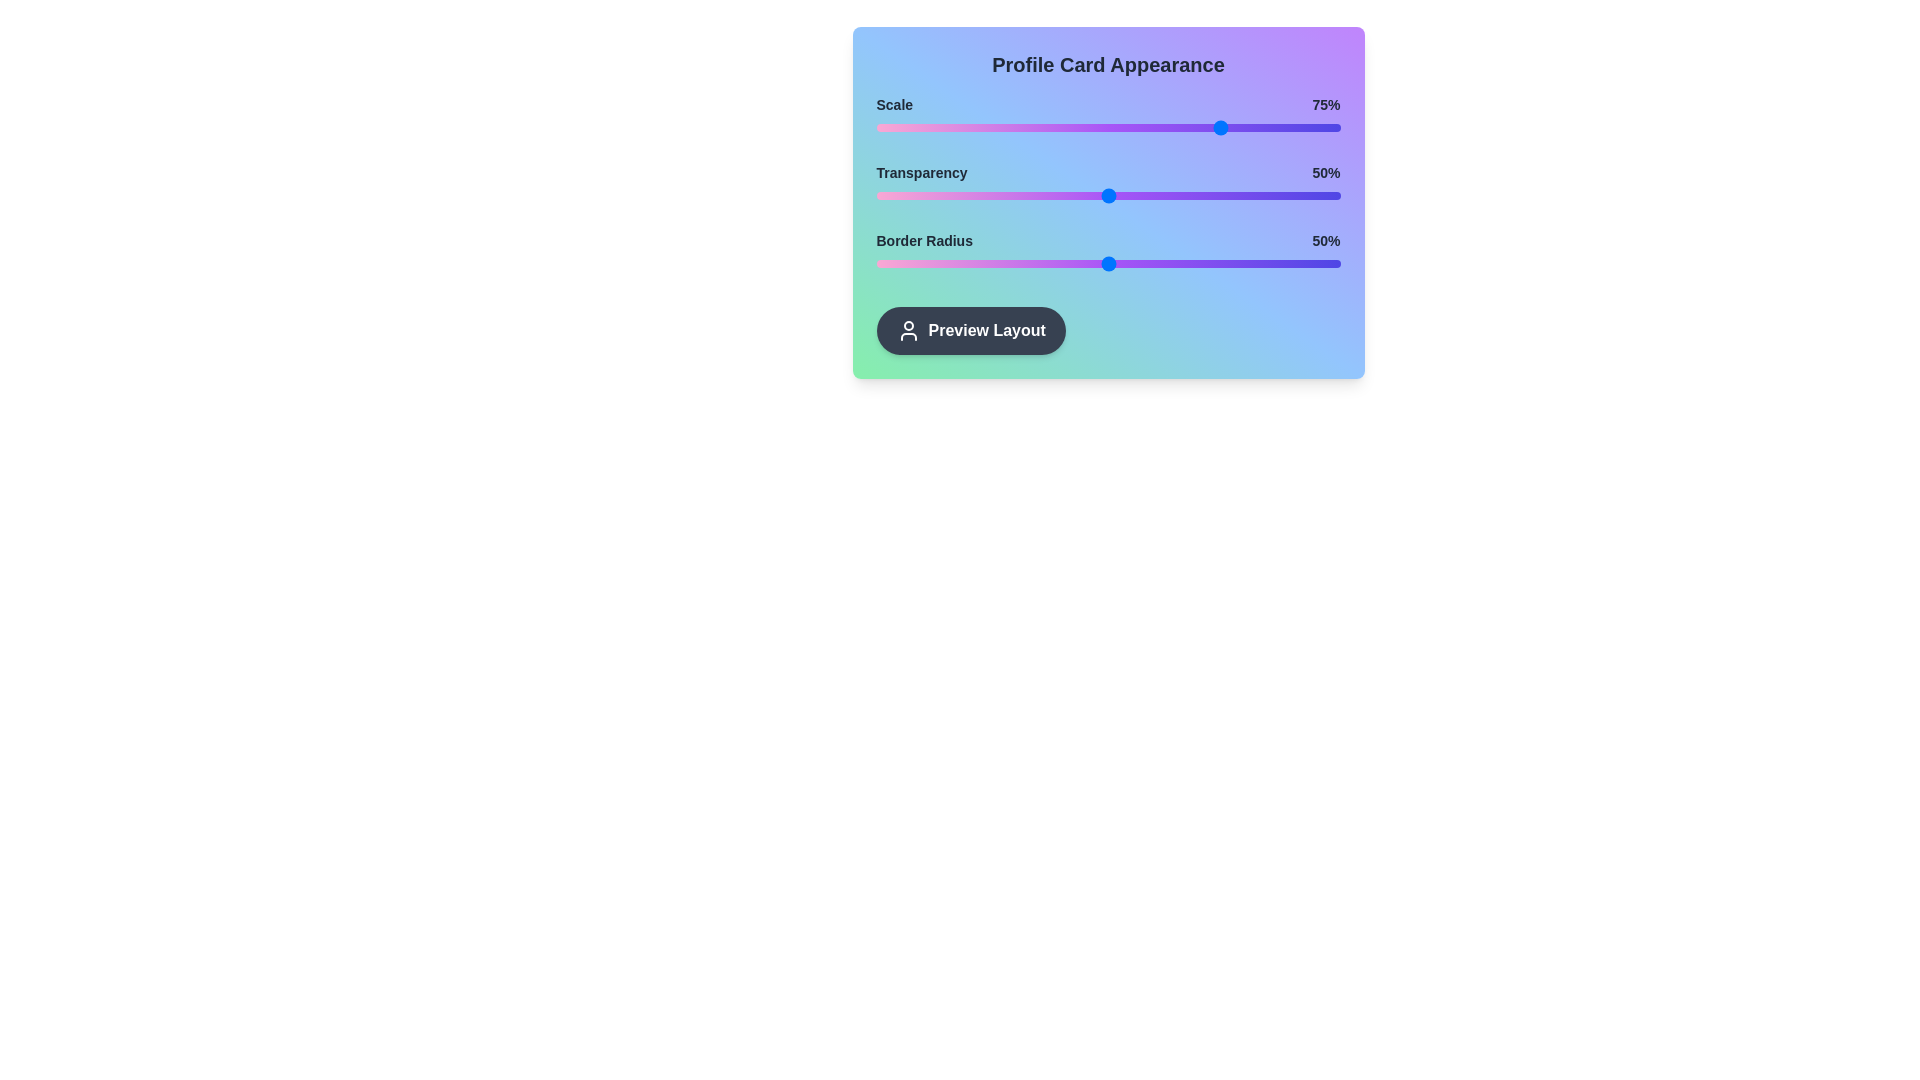 The height and width of the screenshot is (1080, 1920). What do you see at coordinates (907, 330) in the screenshot?
I see `the user icon, which is a minimalistic circular head and shoulder design` at bounding box center [907, 330].